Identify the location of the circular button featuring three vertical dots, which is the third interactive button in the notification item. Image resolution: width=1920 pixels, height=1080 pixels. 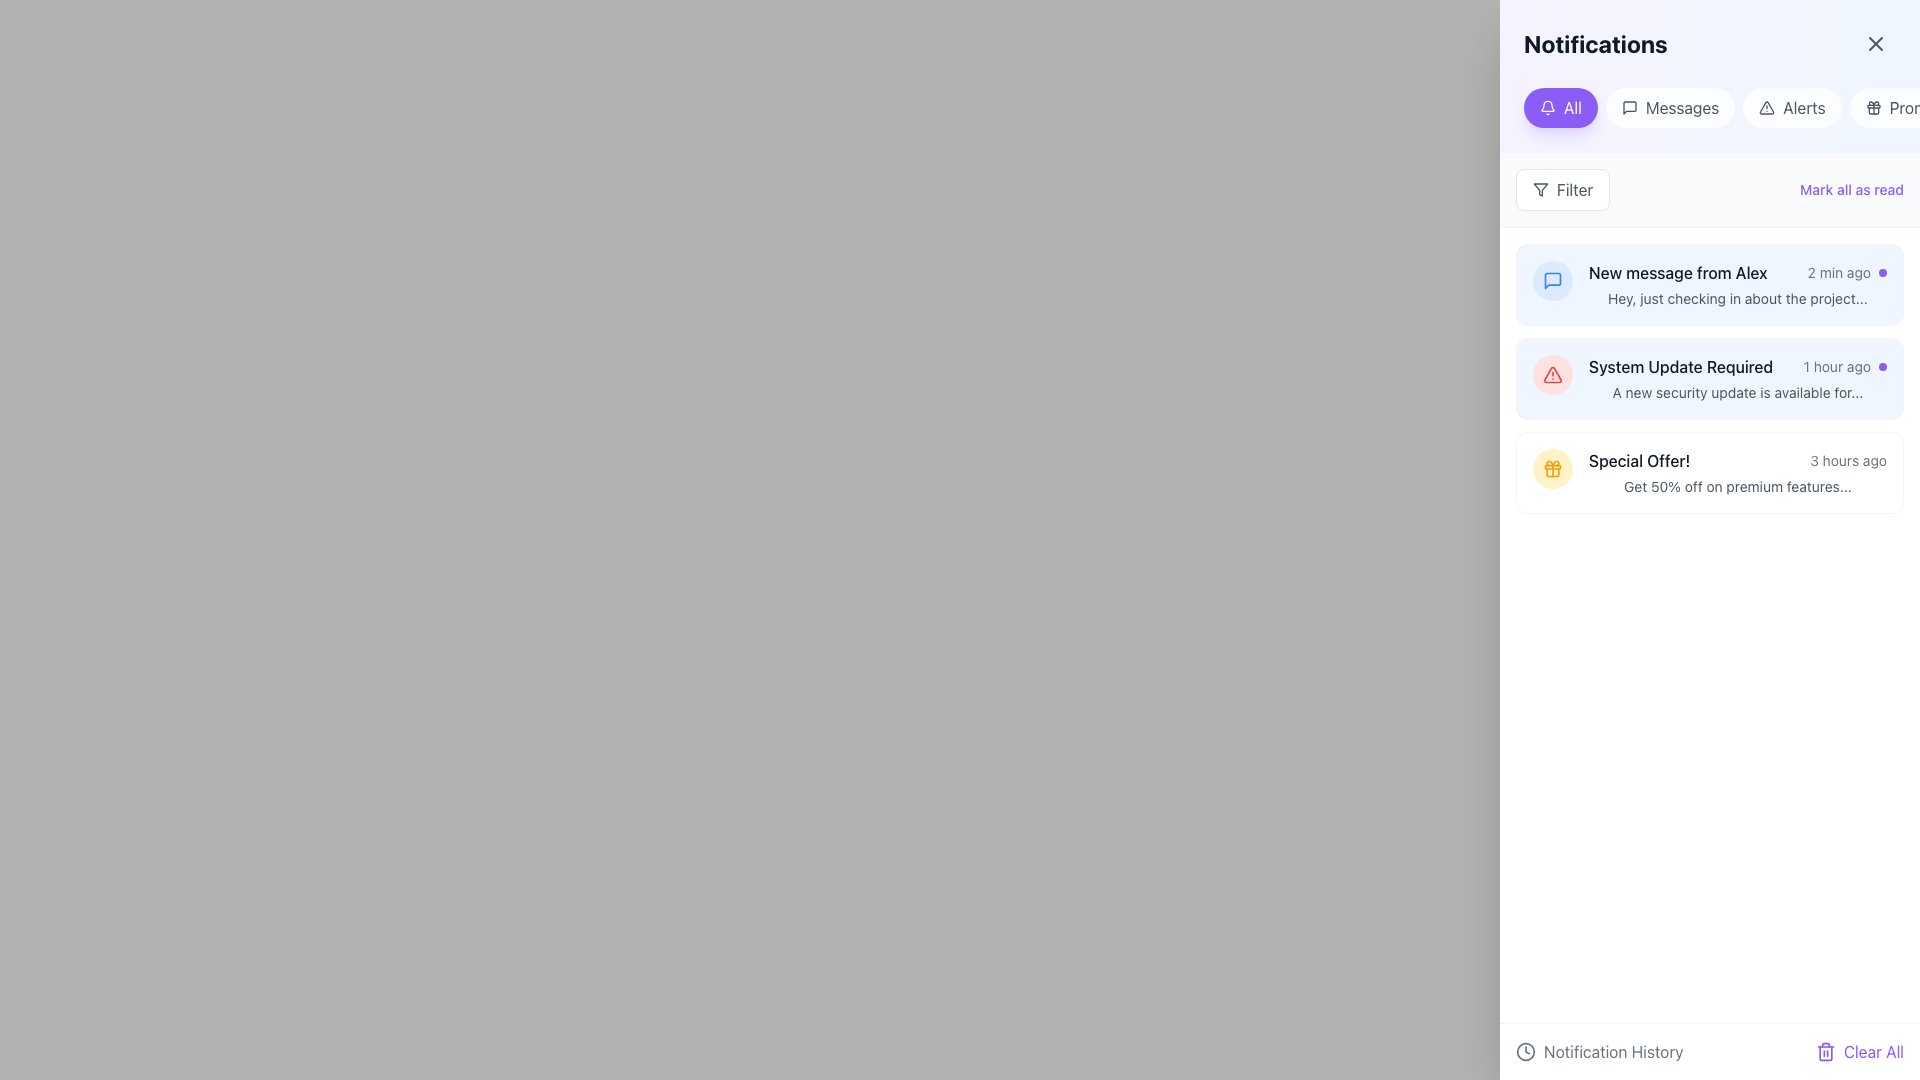
(1870, 285).